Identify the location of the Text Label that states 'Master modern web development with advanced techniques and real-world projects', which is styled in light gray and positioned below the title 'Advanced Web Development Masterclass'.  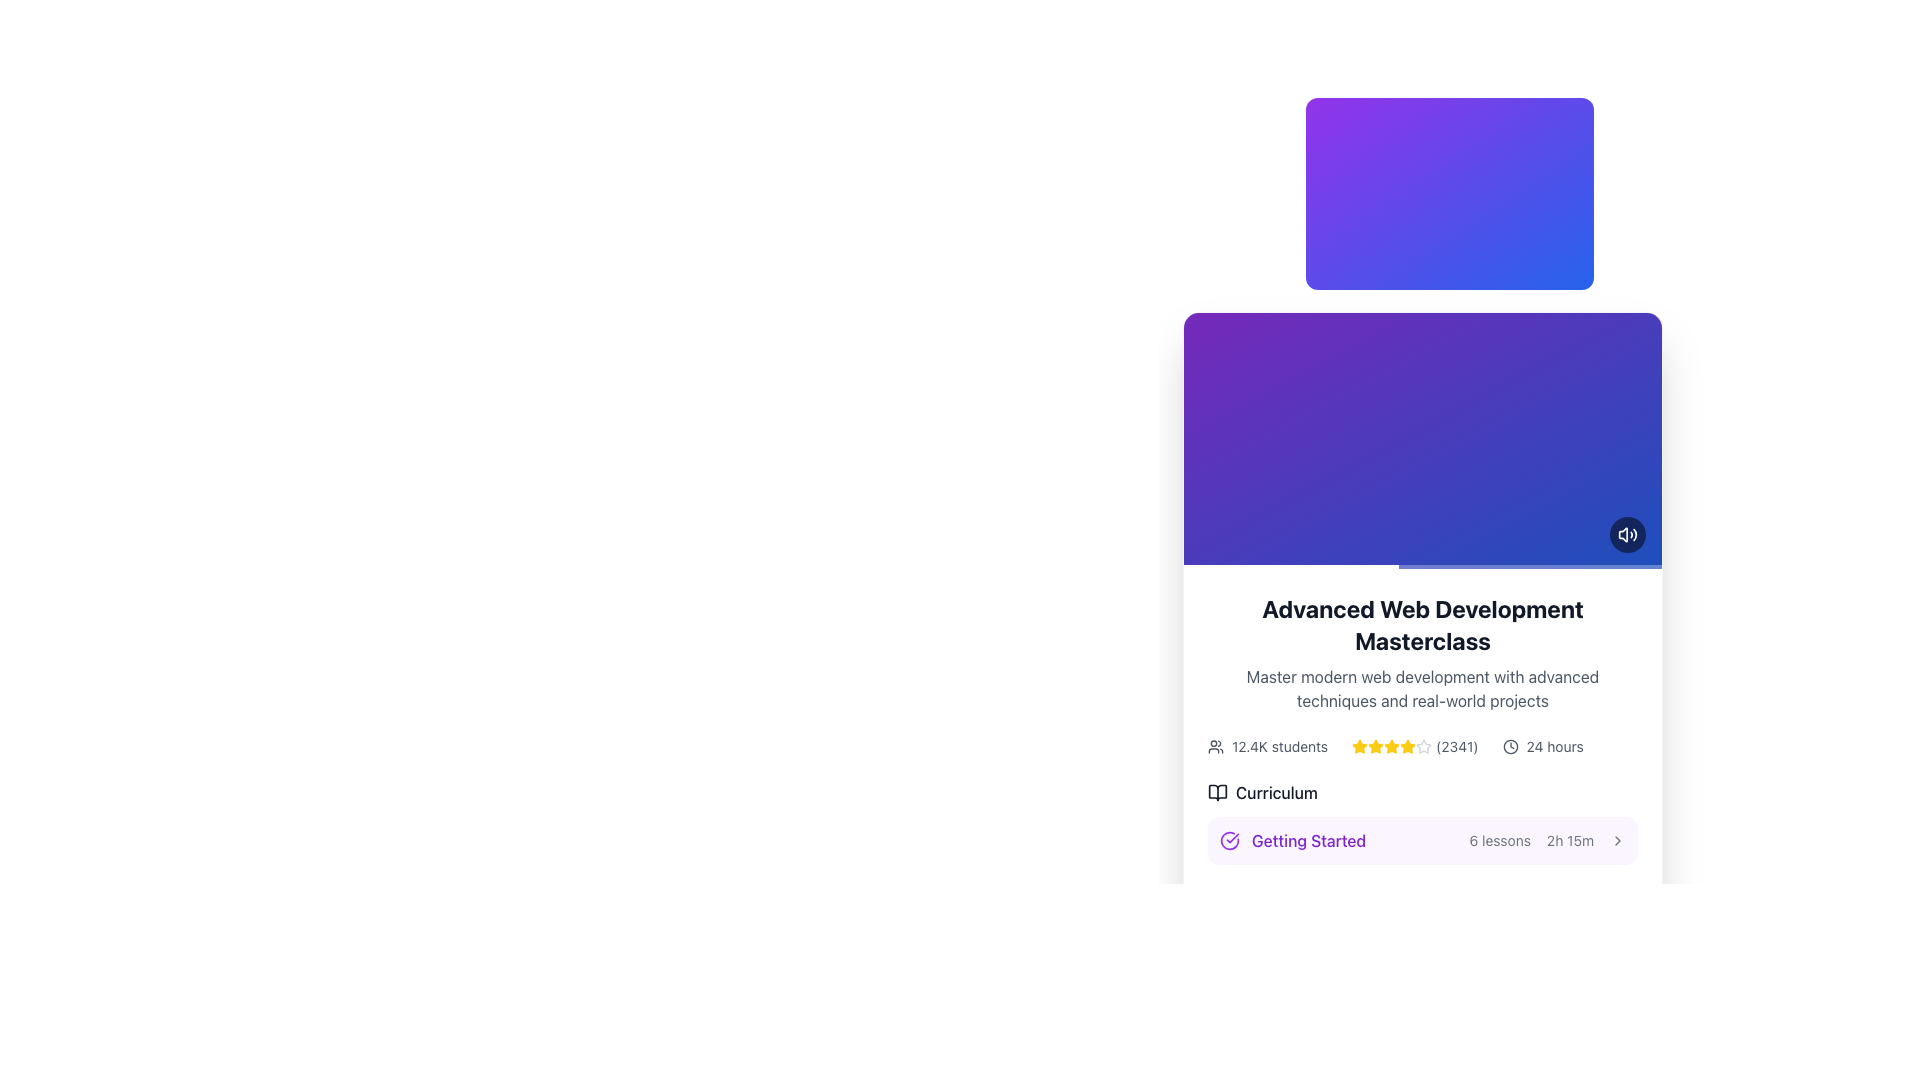
(1421, 688).